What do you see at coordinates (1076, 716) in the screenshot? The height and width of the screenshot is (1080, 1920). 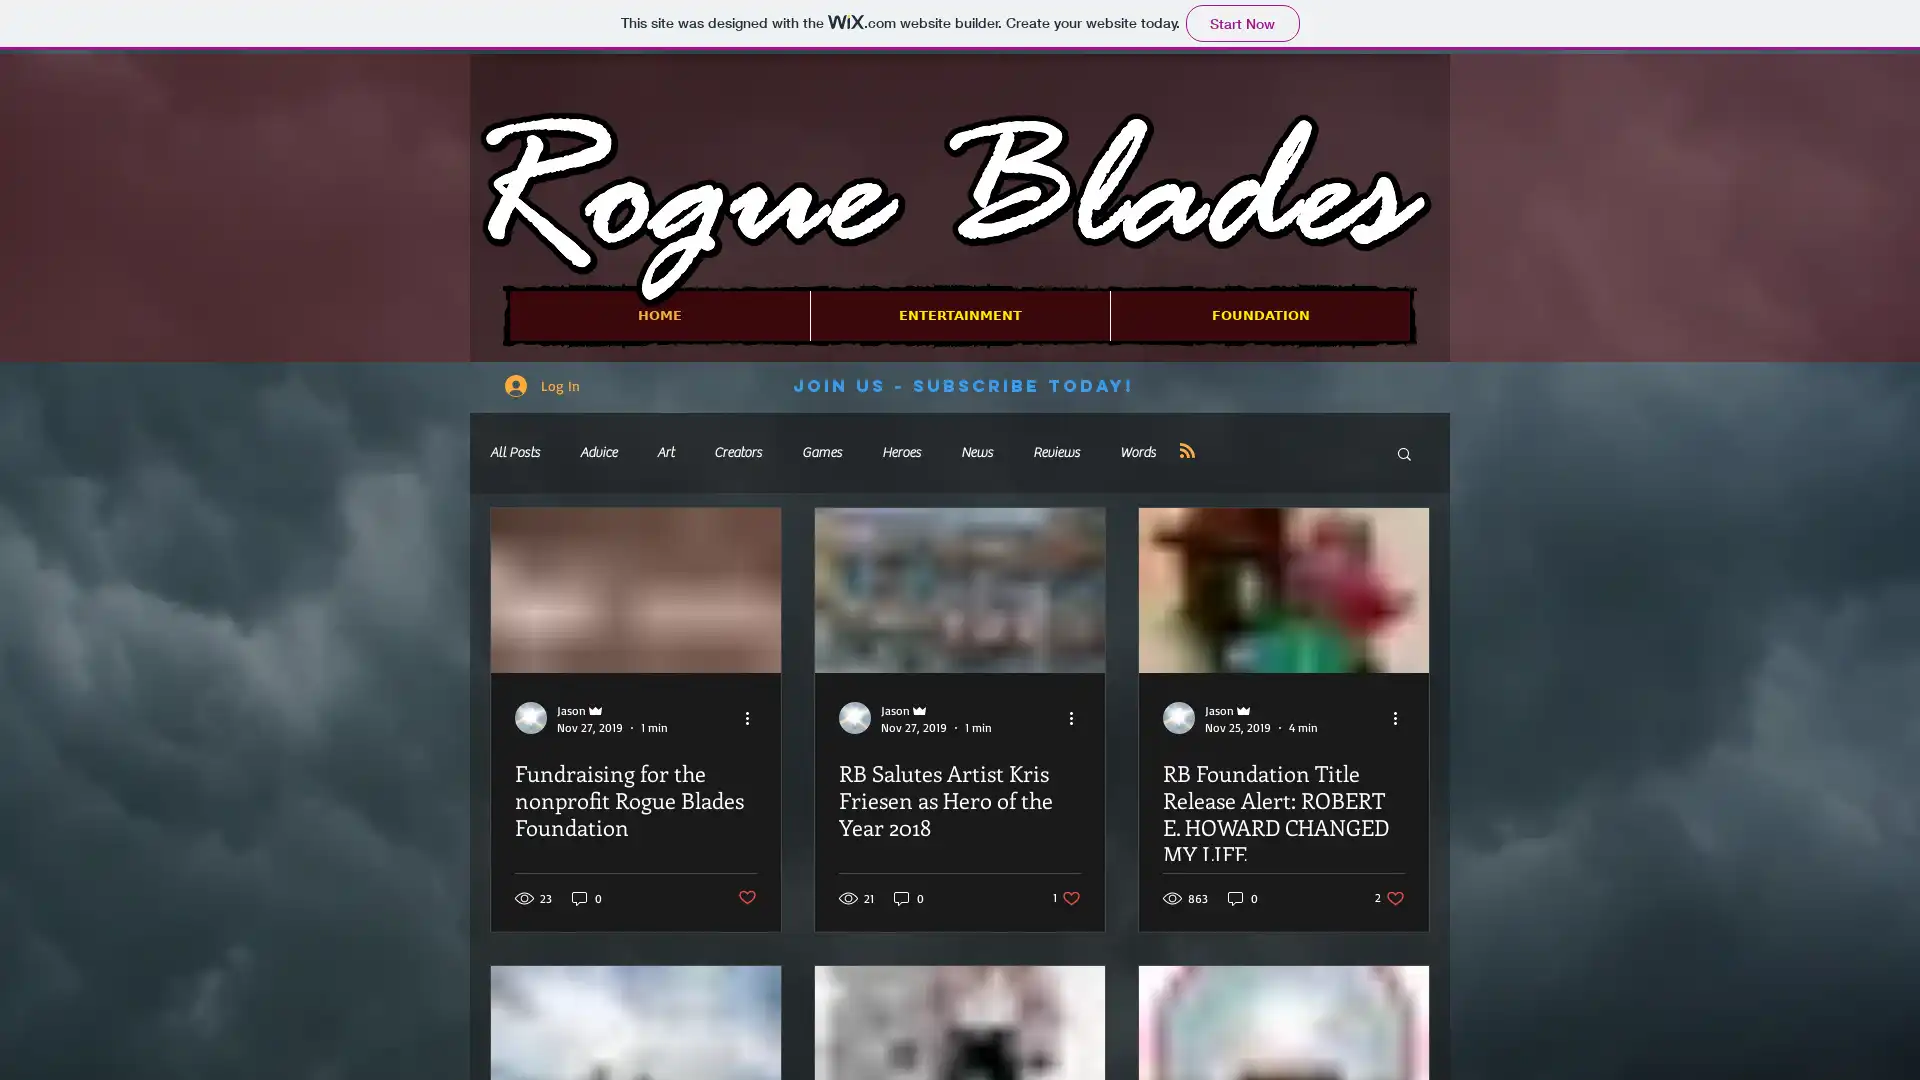 I see `More actions` at bounding box center [1076, 716].